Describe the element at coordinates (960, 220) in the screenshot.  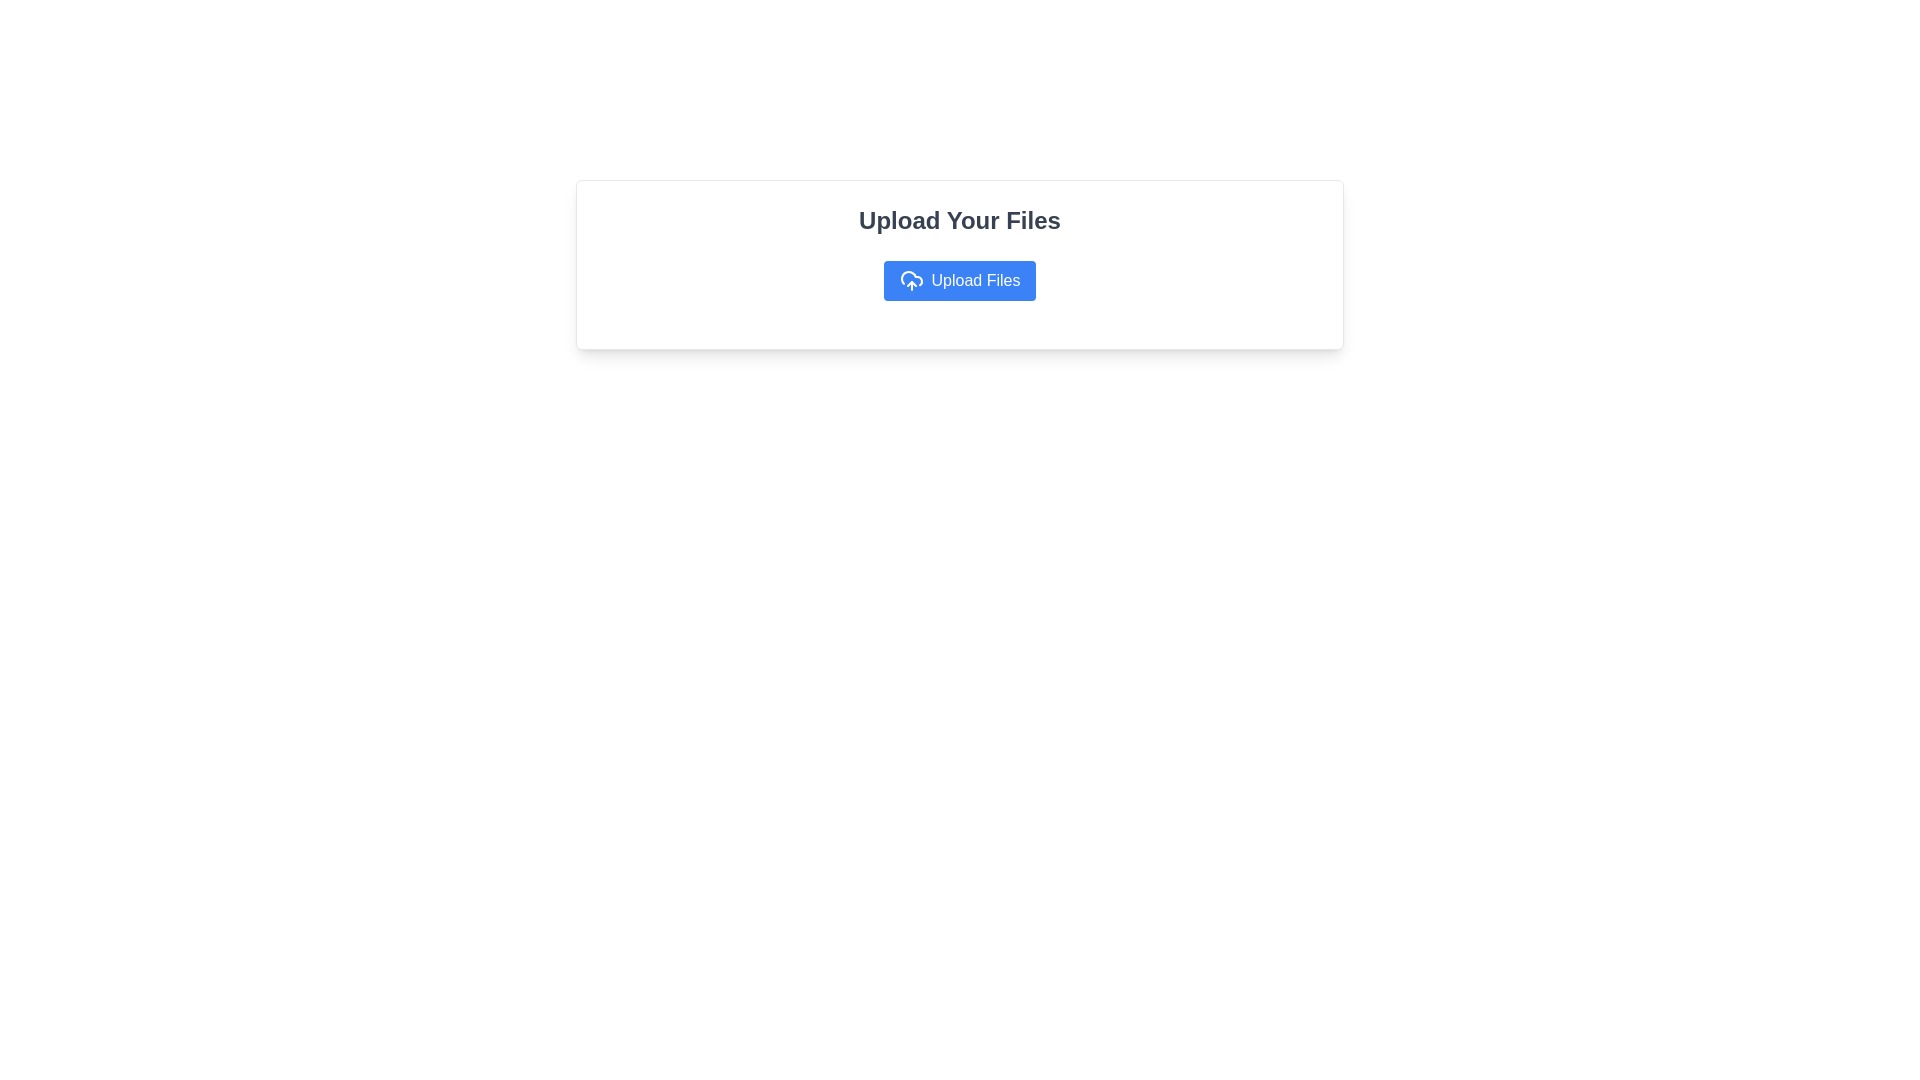
I see `the heading text indicating the primary purpose of uploading files, which is positioned above the 'Upload Files' button` at that location.